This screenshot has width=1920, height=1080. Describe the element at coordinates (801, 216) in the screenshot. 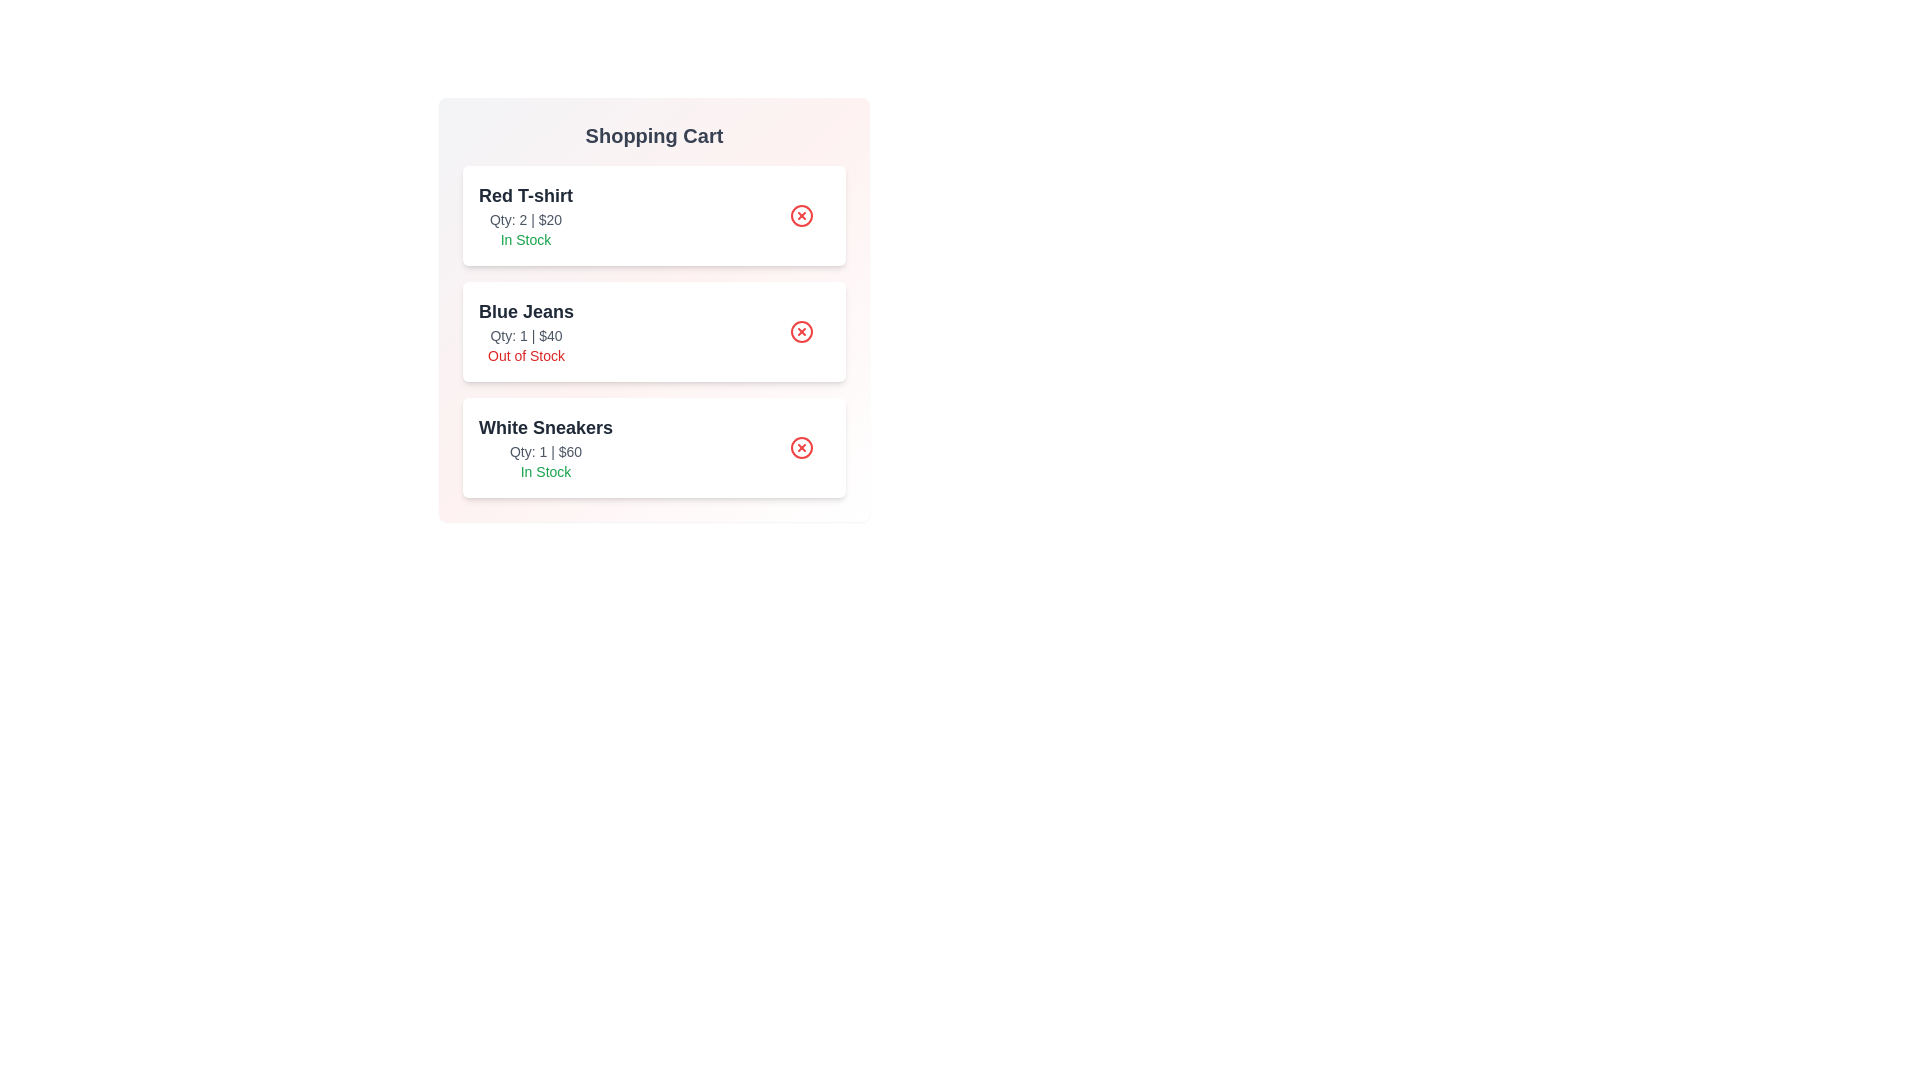

I see `remove button for the item Red T-shirt in the shopping cart` at that location.